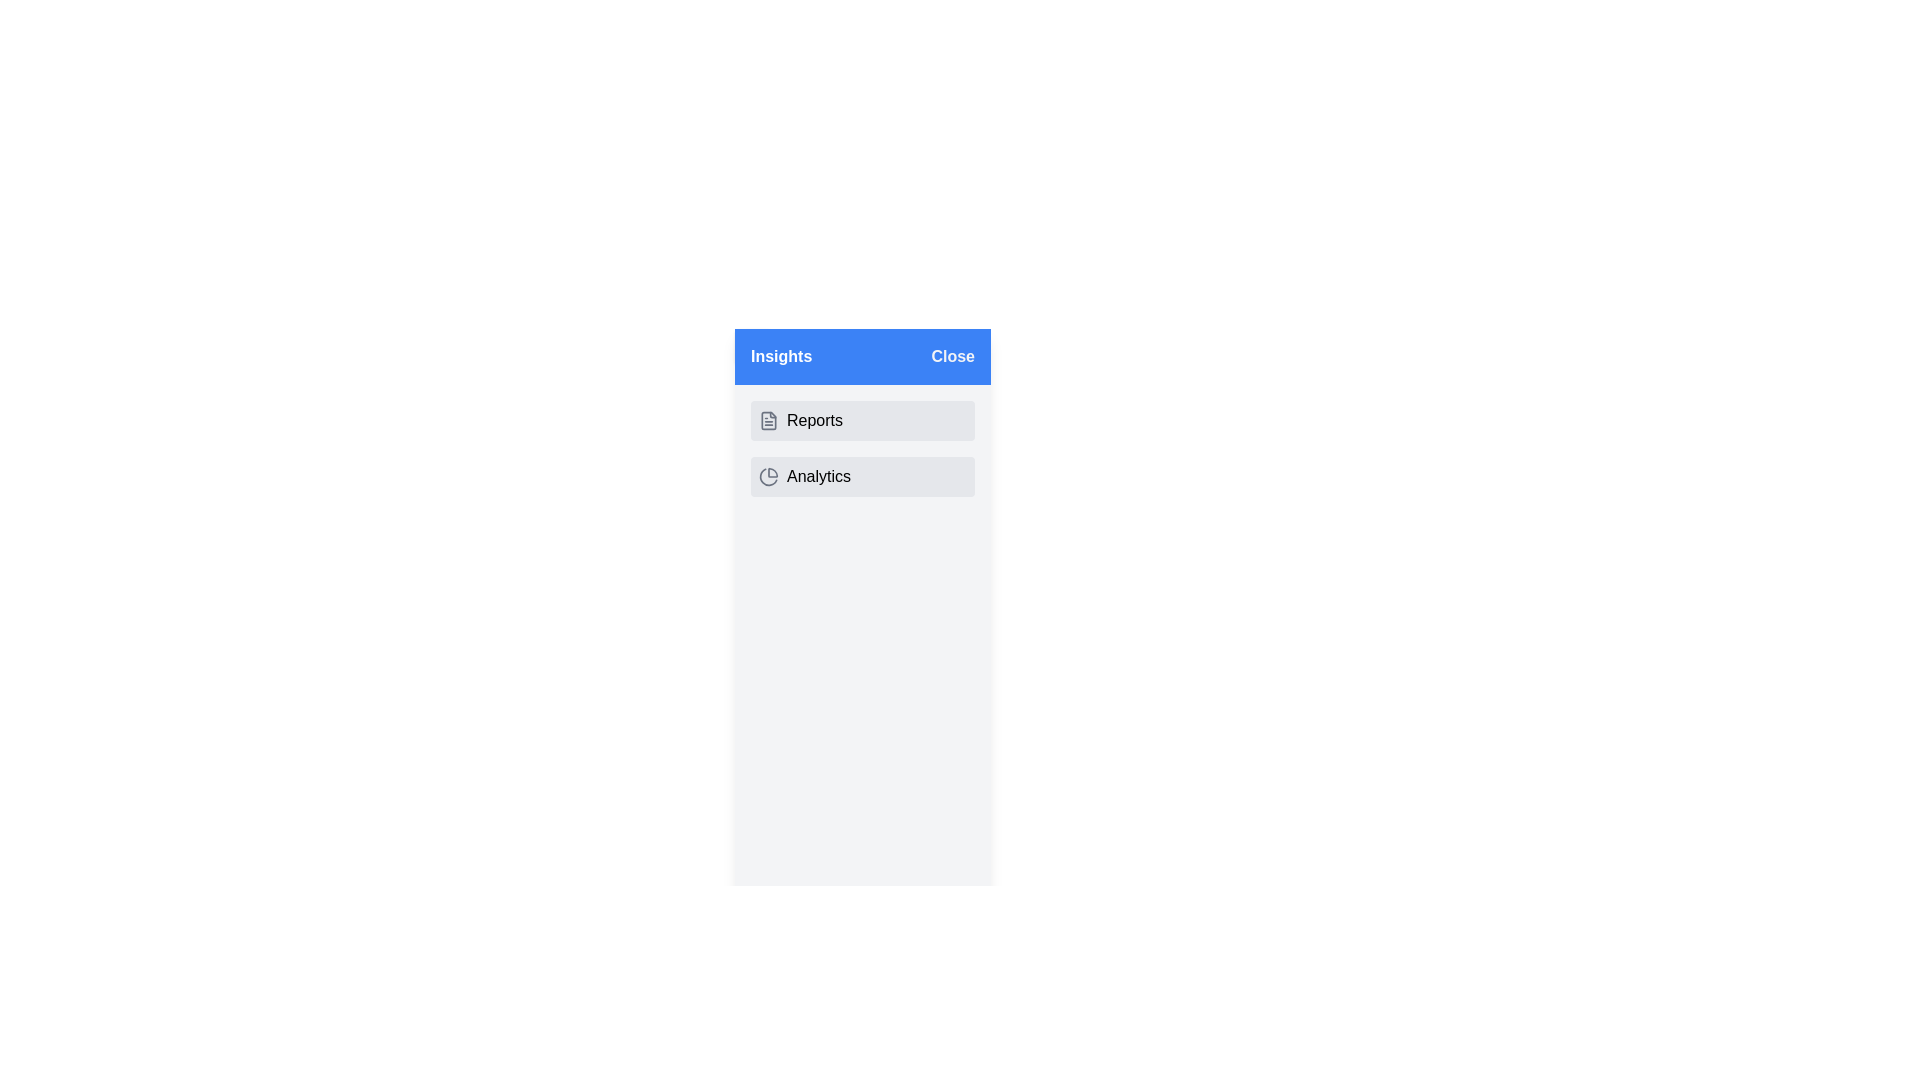 The height and width of the screenshot is (1080, 1920). I want to click on the leftmost button with an icon in the horizontal row of interactive buttons at the top of the sidebar, so click(752, 346).